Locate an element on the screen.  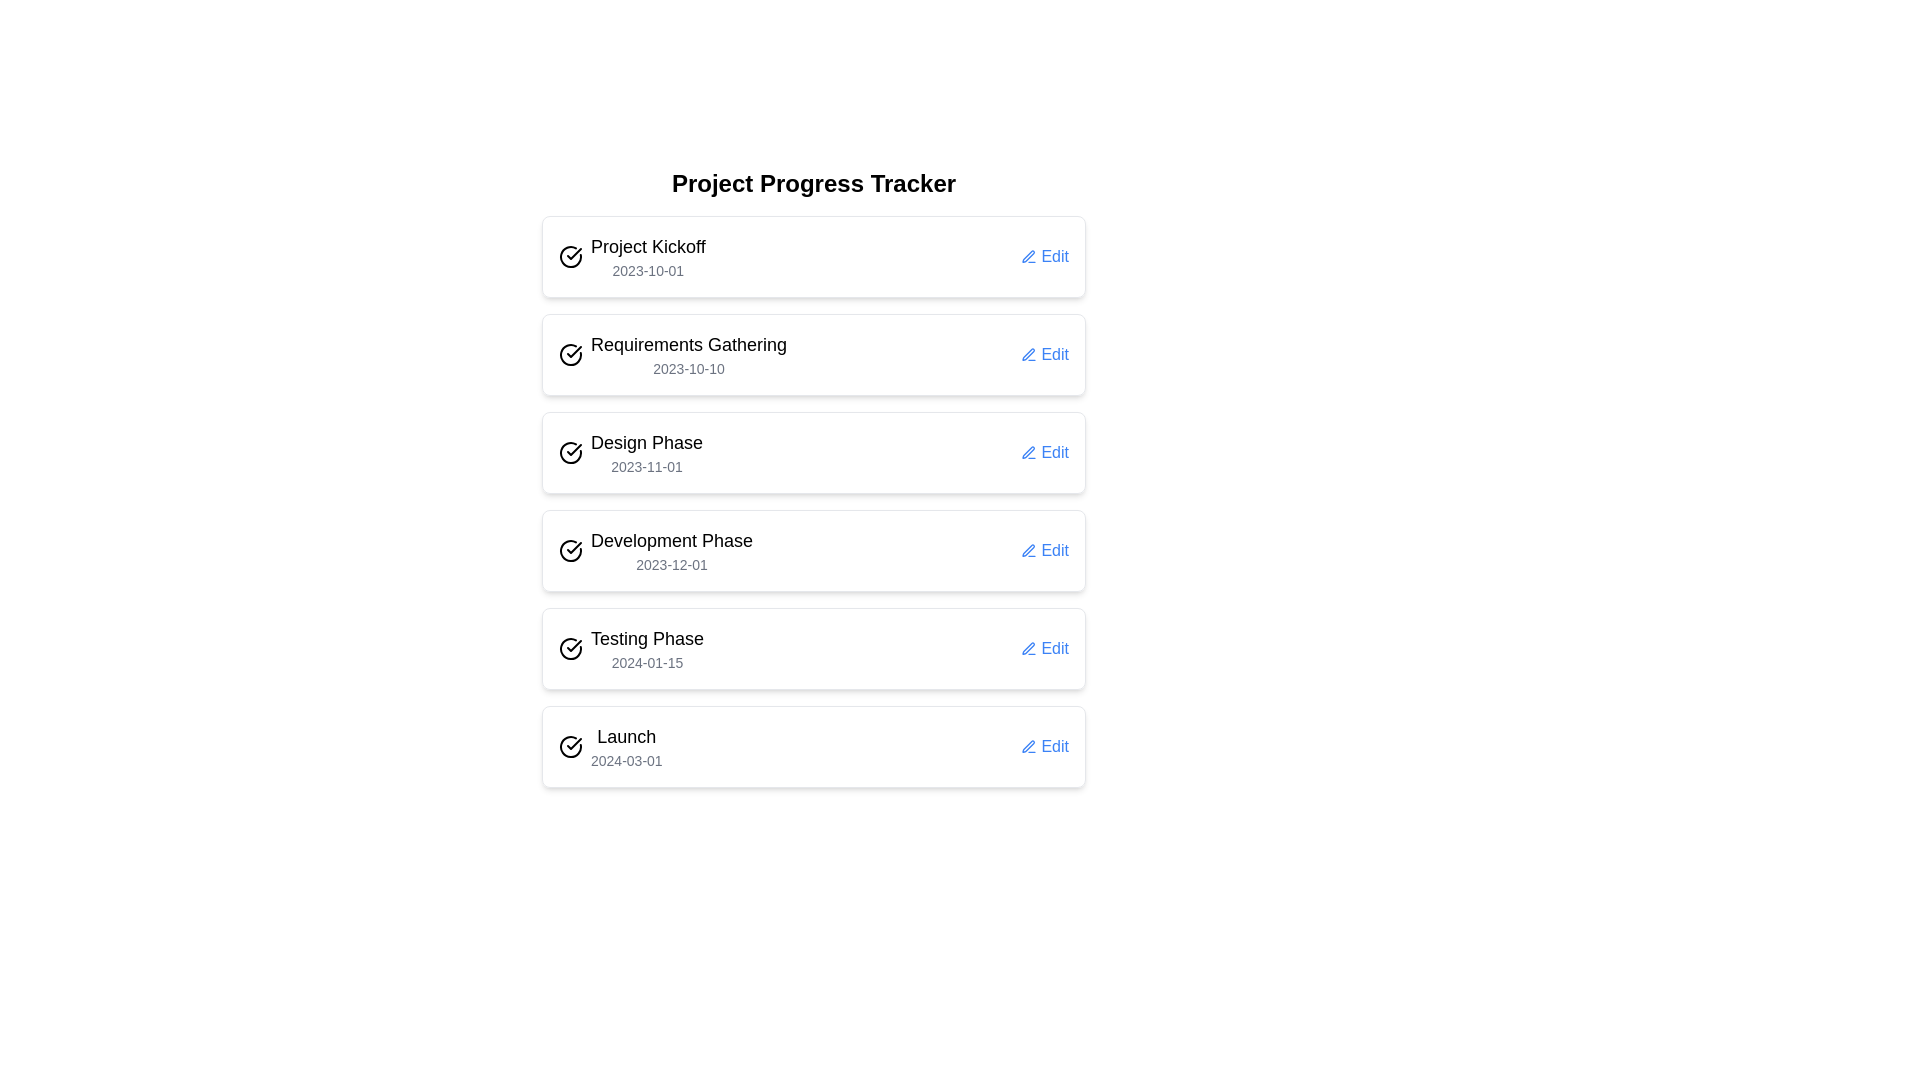
the edit button located on the right side of the 'Design Phase' section, positioned after the '2023-11-01' date text, to initiate editing is located at coordinates (1044, 452).